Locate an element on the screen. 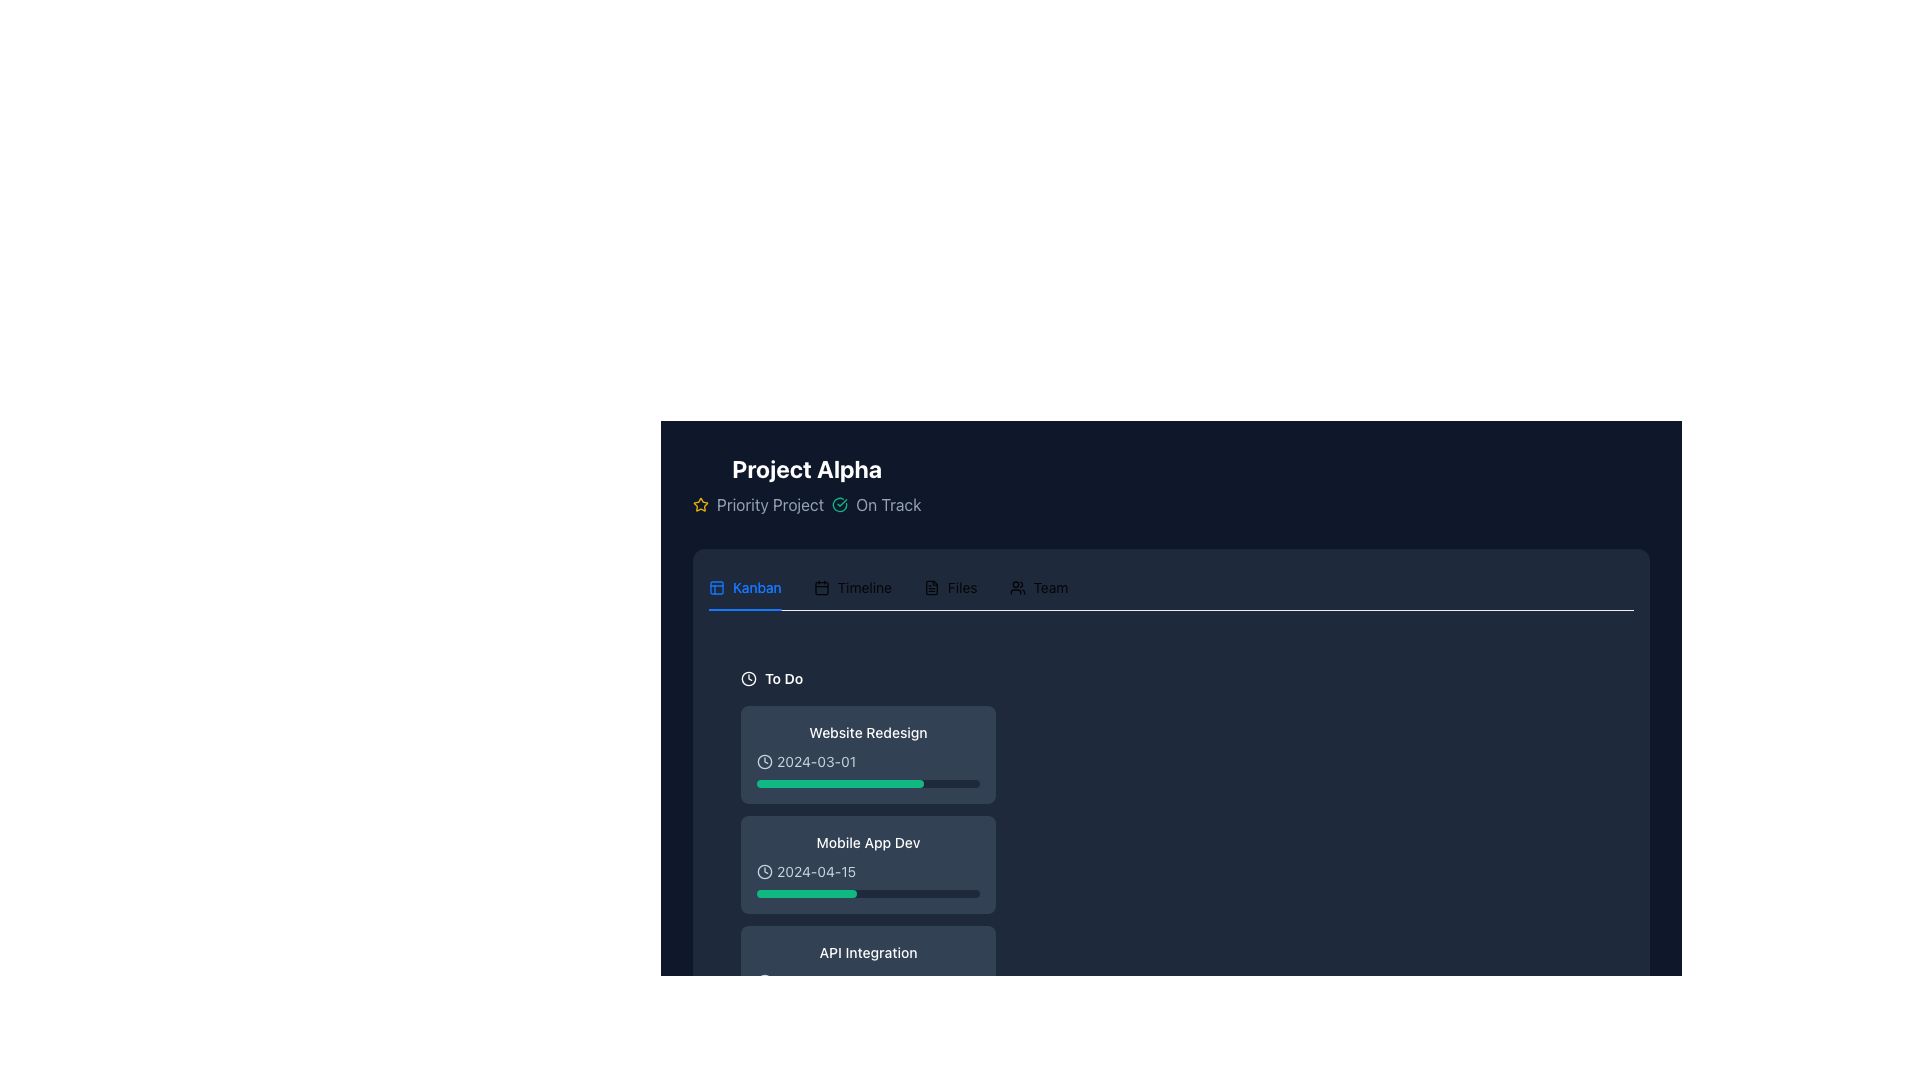 The image size is (1920, 1080). the 'Website Redesign' text label in the Kanban board is located at coordinates (868, 732).